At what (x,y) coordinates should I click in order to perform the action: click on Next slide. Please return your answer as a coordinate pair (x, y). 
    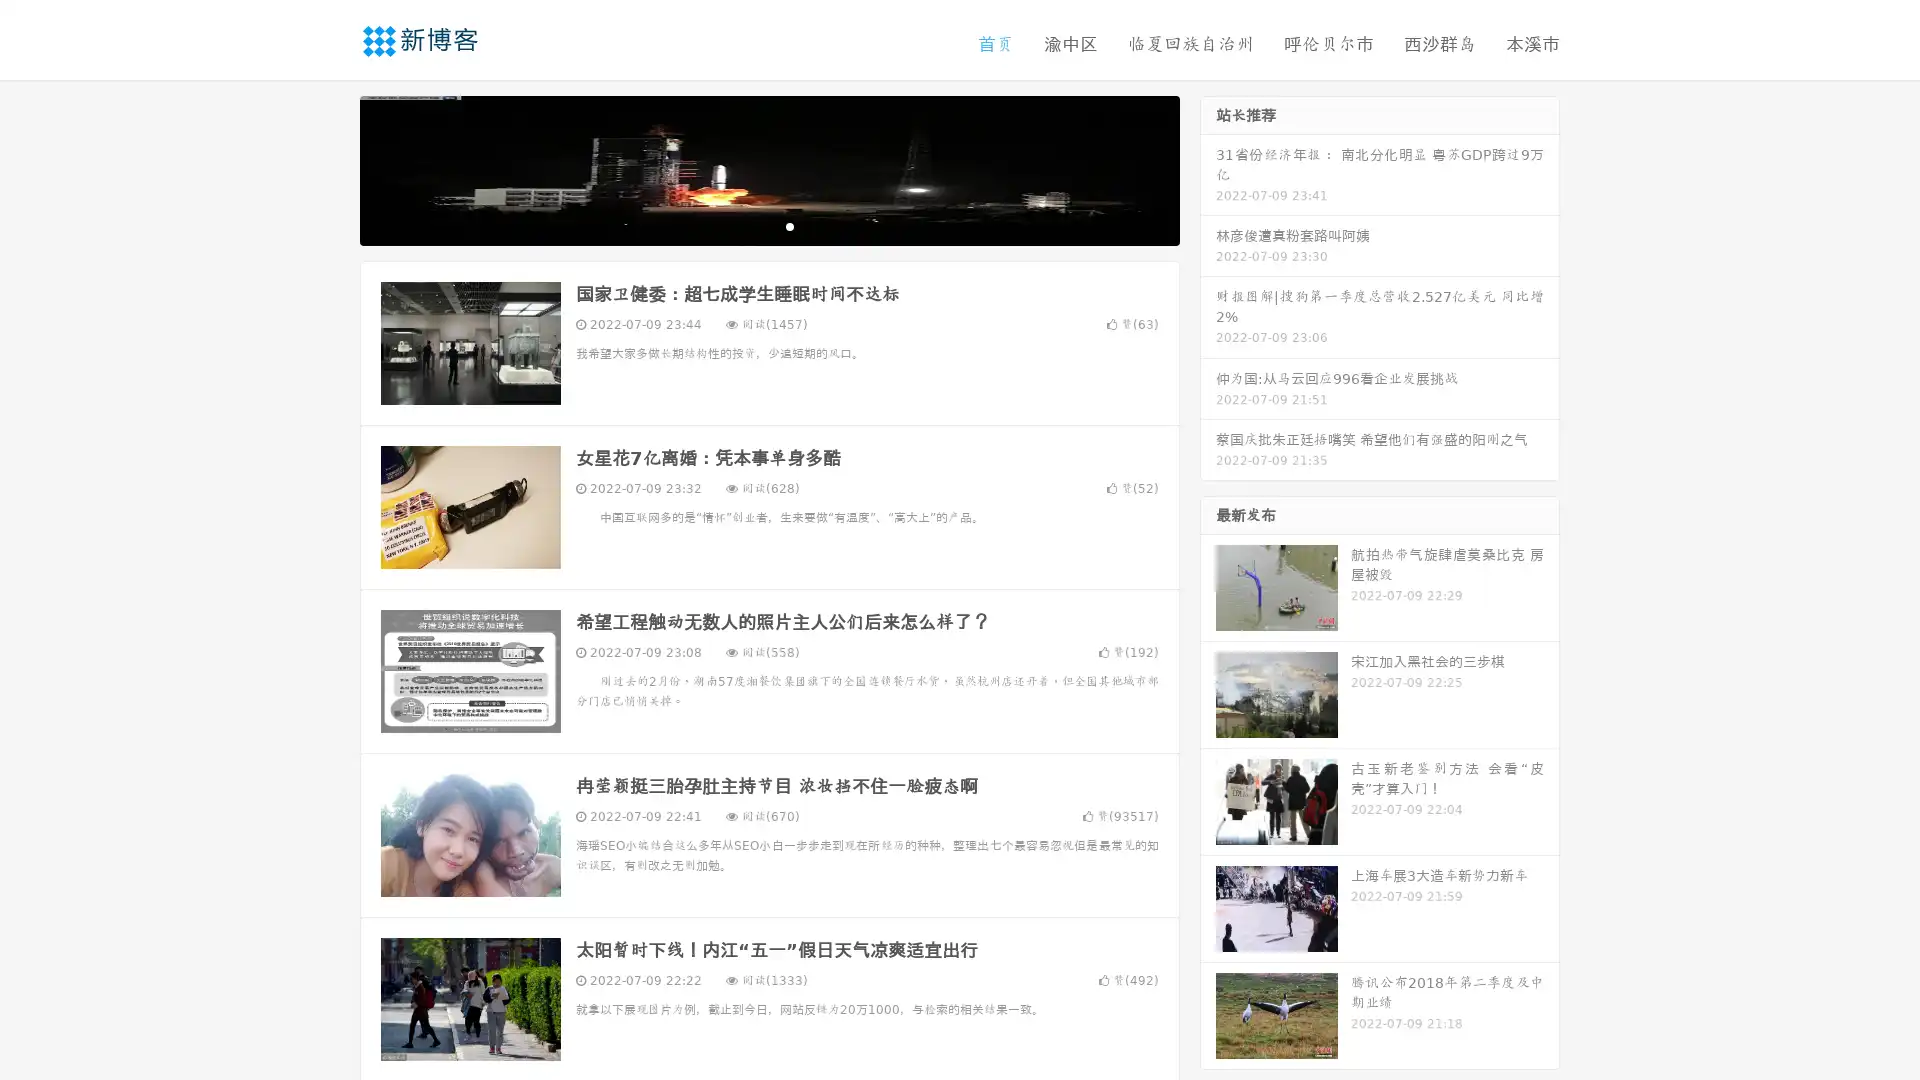
    Looking at the image, I should click on (1208, 168).